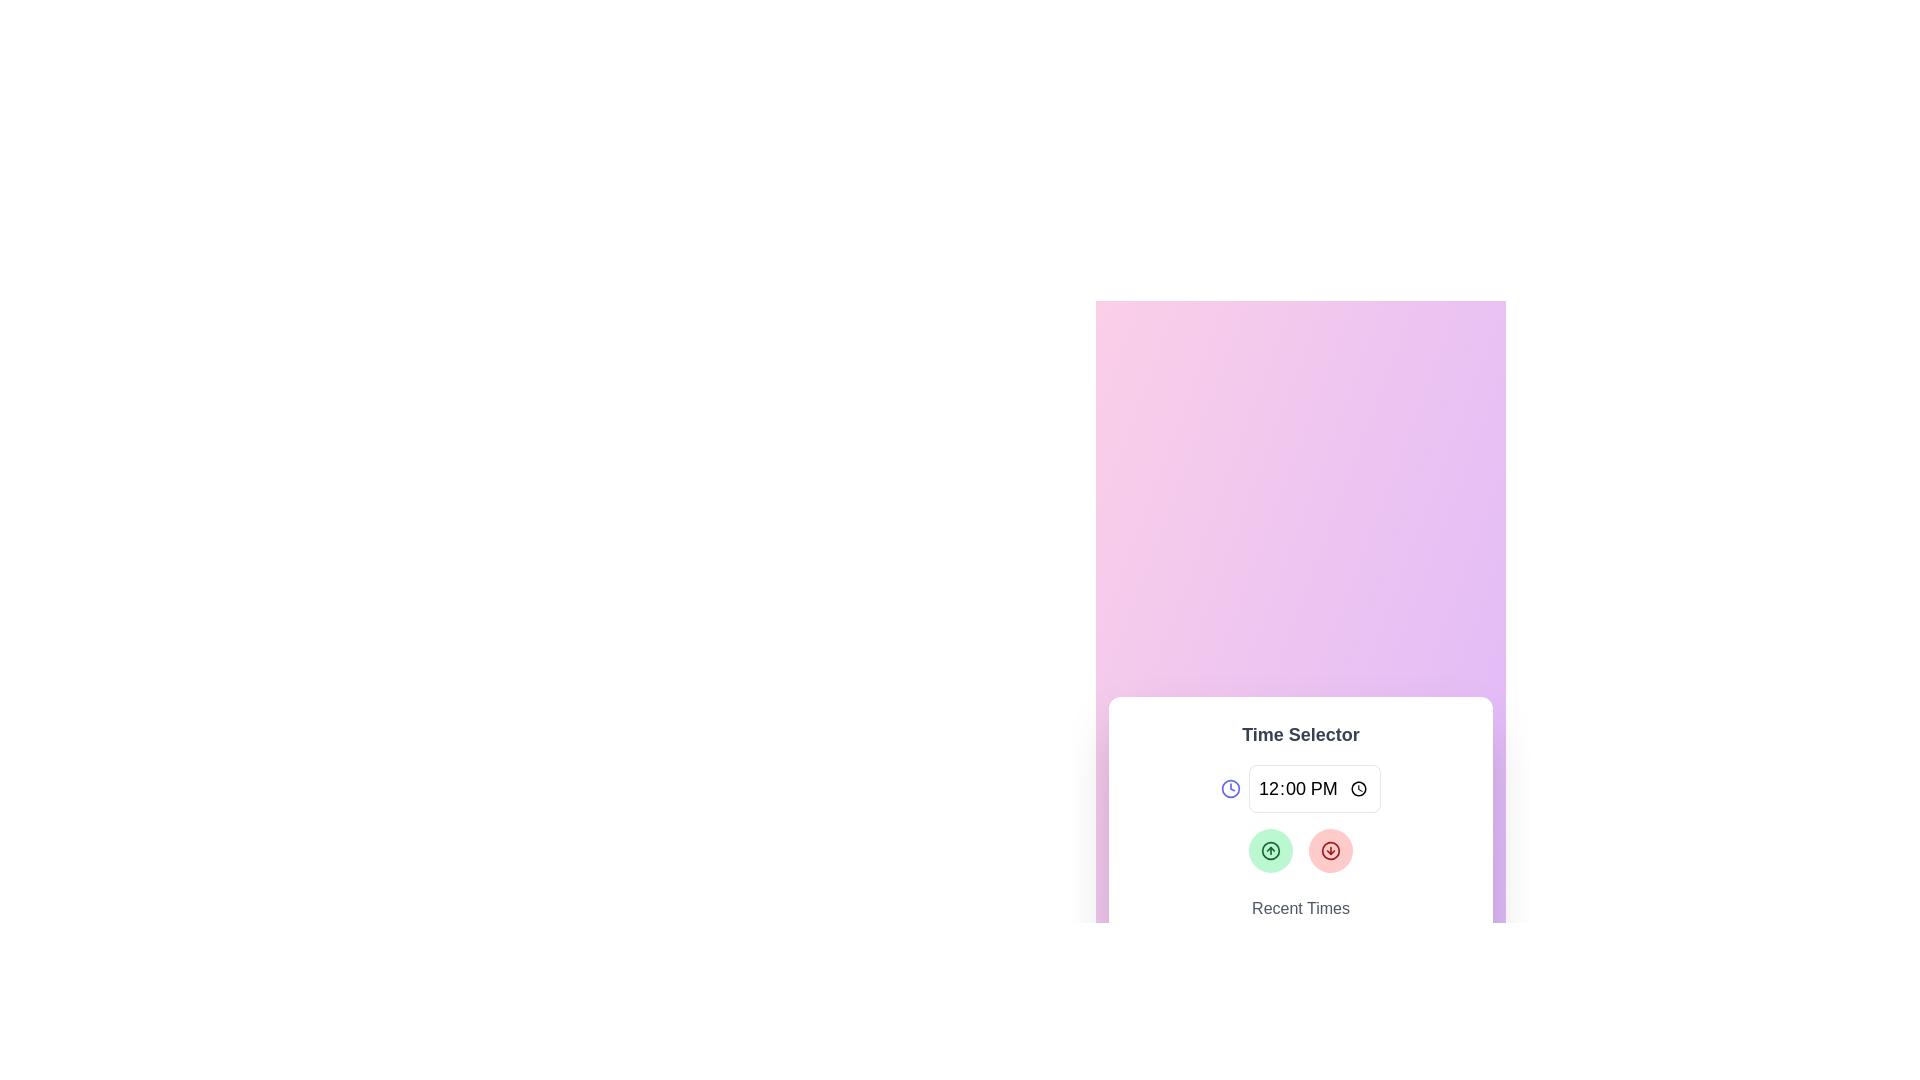 The image size is (1920, 1080). I want to click on the icon embedded within the red circular button, which is the third button in the second row under the 'Time Selector' heading, so click(1330, 851).